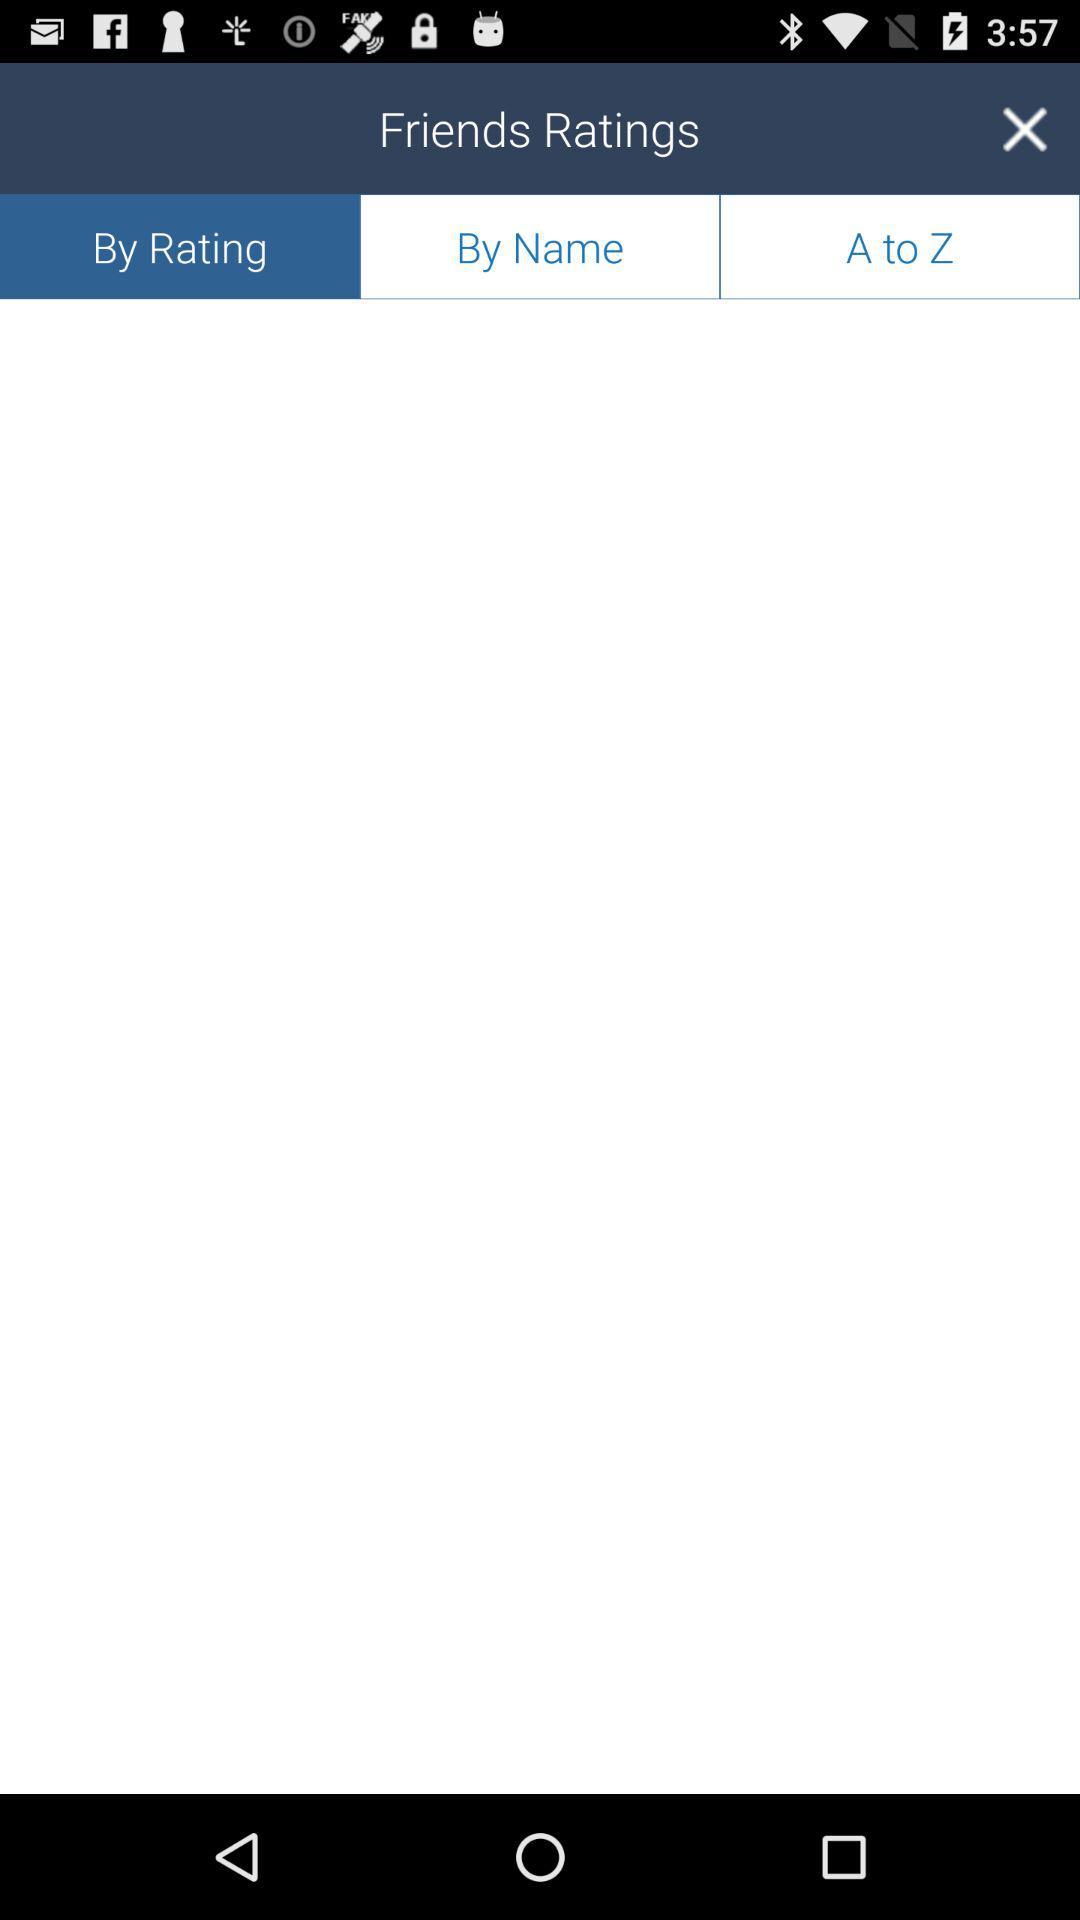 The image size is (1080, 1920). Describe the element at coordinates (898, 245) in the screenshot. I see `the a to z icon` at that location.